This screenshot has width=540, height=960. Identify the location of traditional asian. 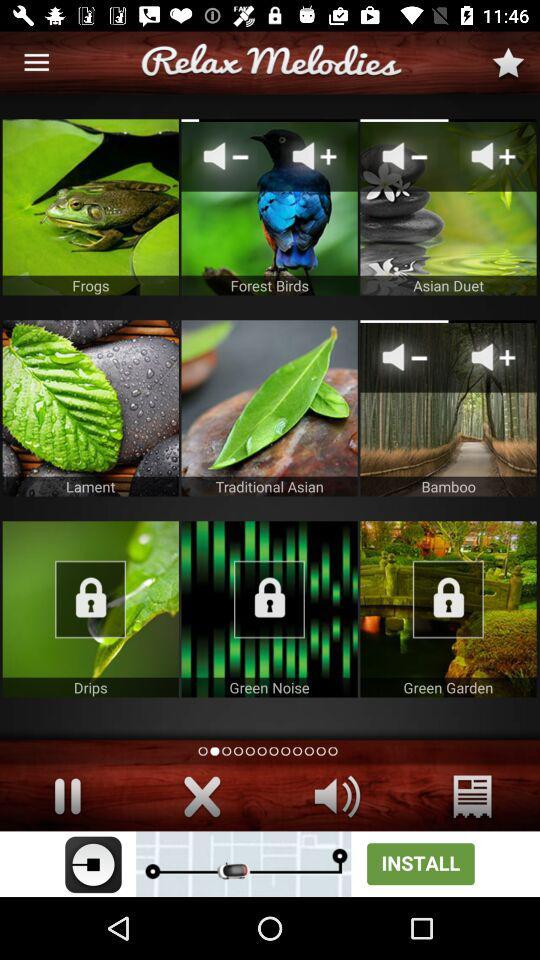
(269, 407).